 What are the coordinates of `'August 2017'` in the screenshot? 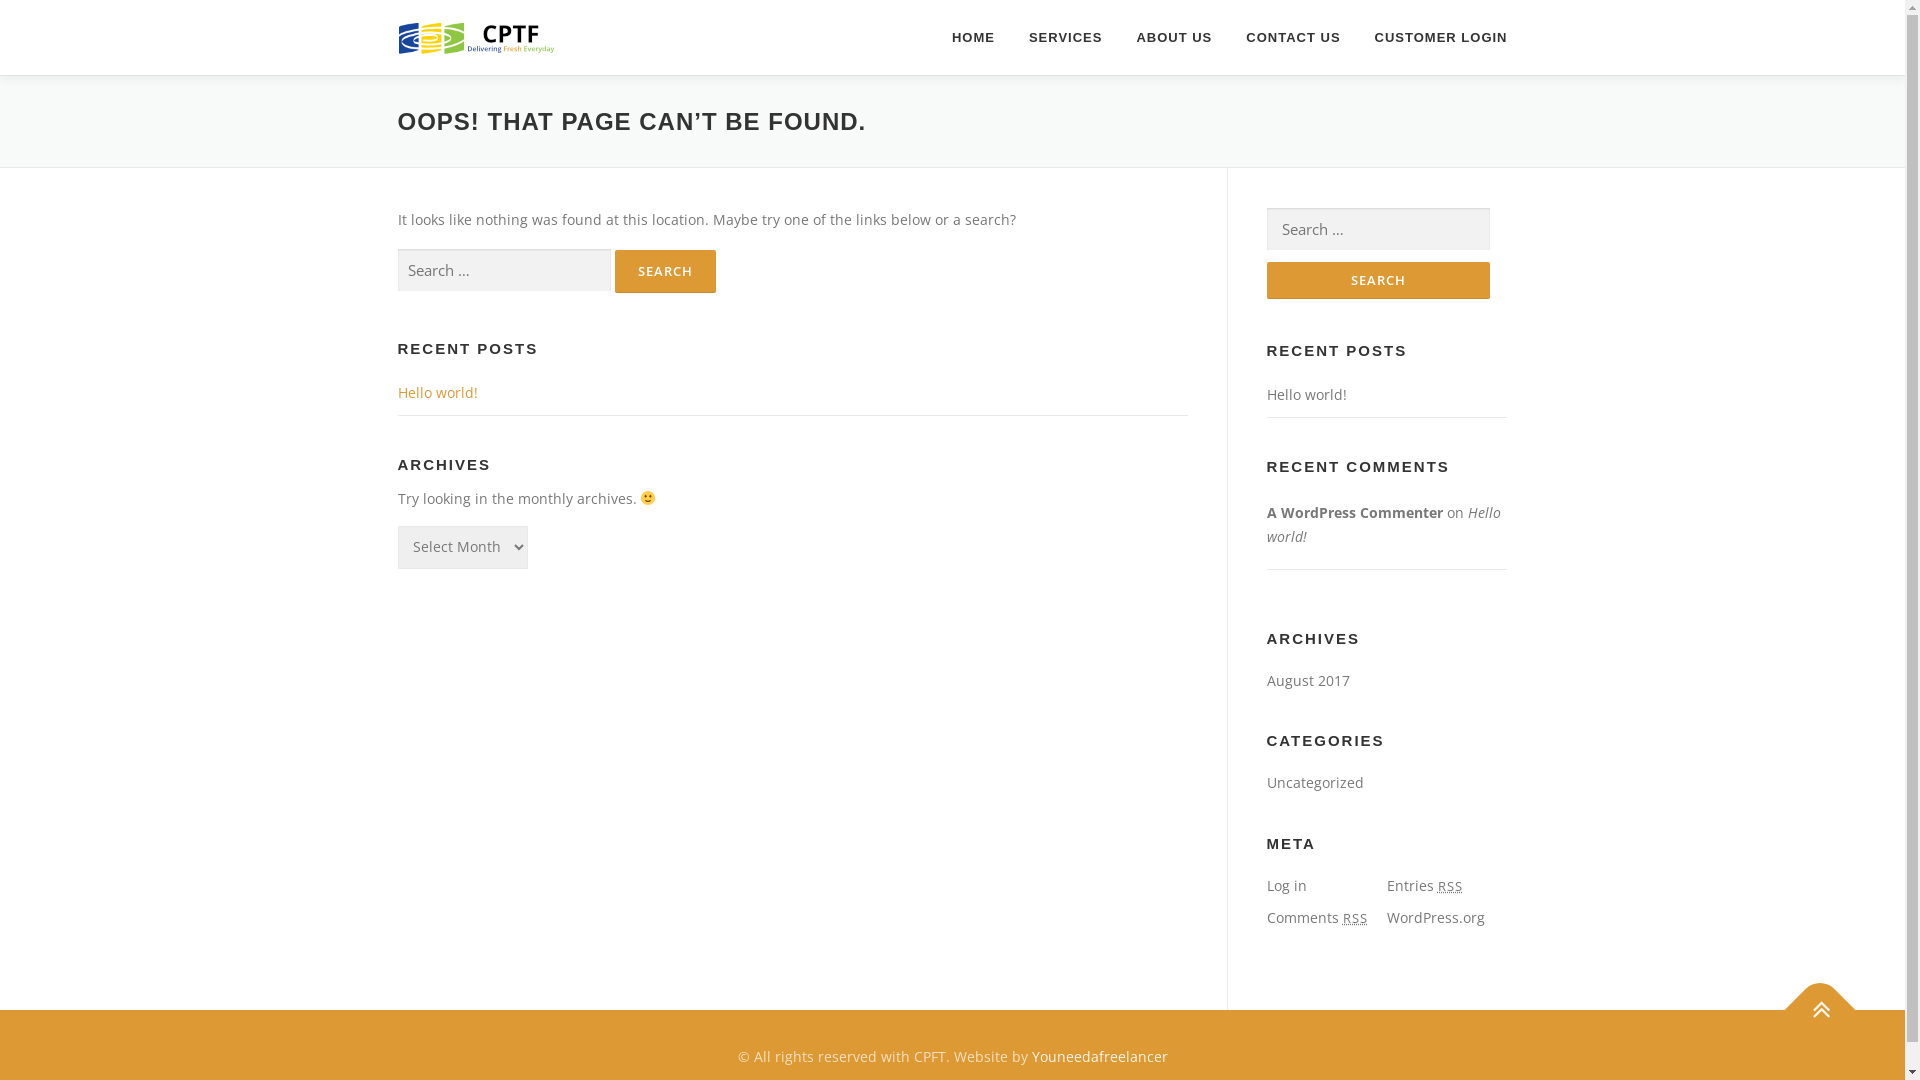 It's located at (1307, 679).